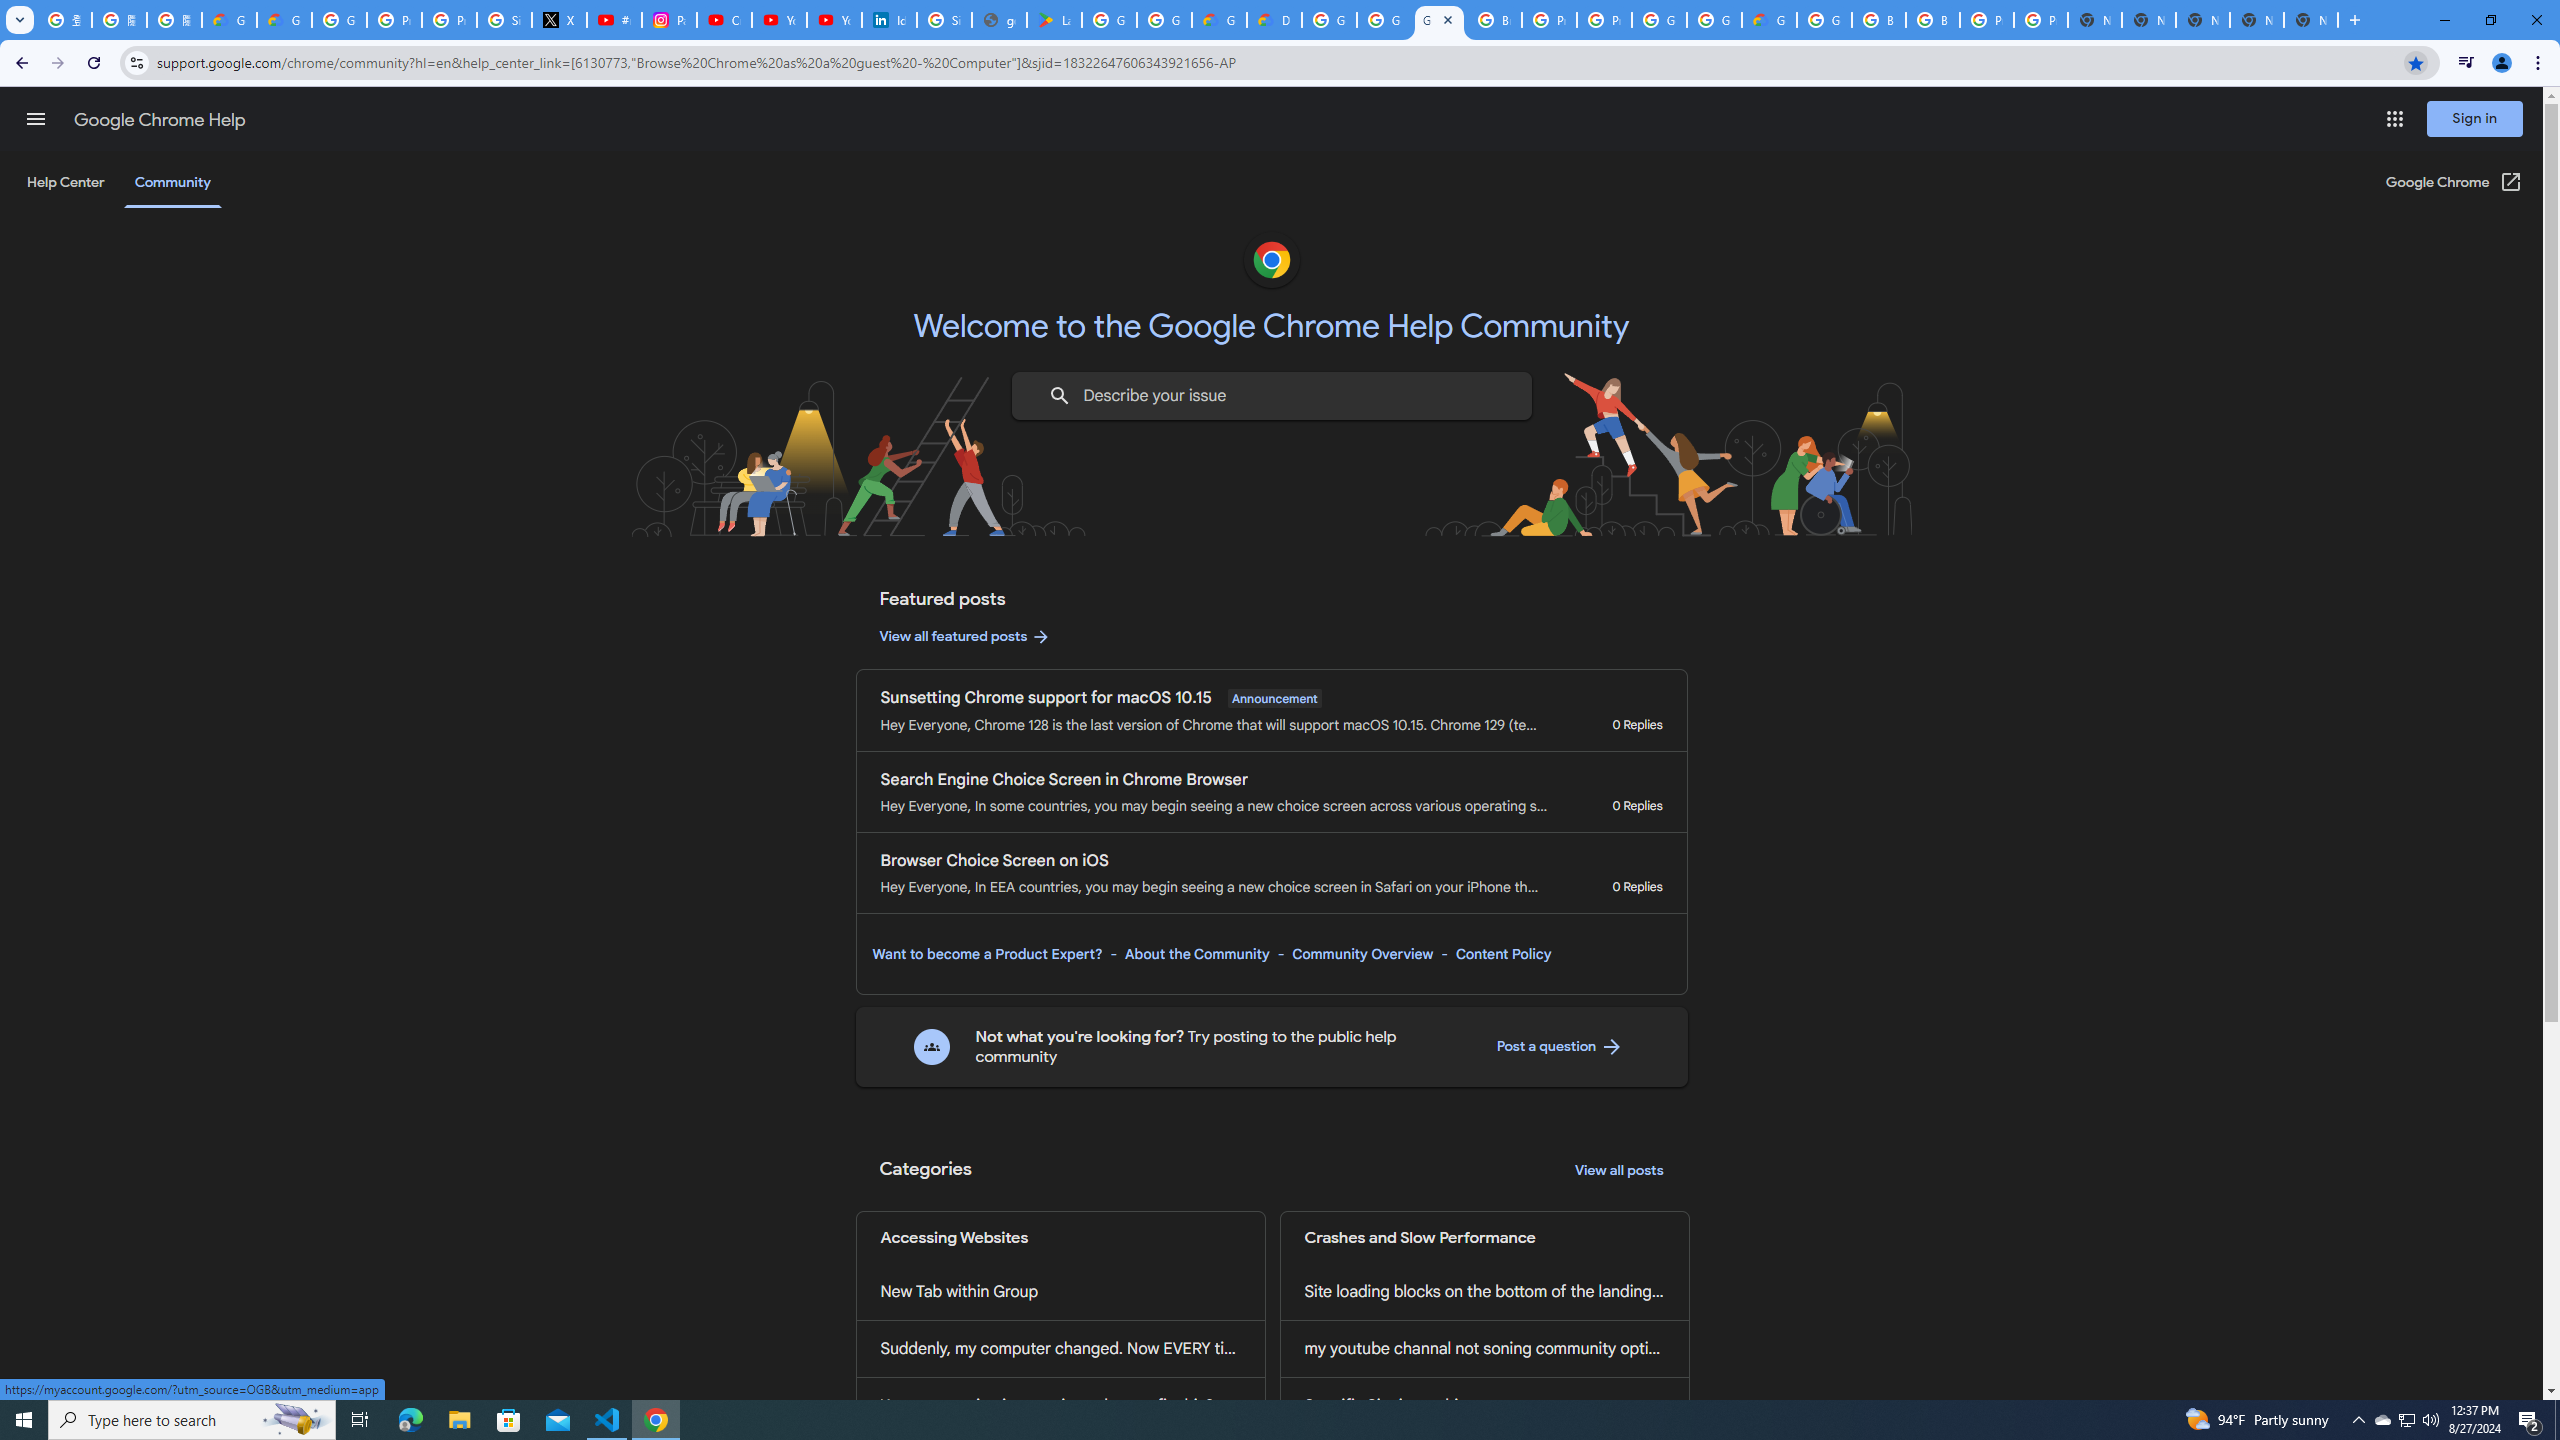 Image resolution: width=2560 pixels, height=1440 pixels. Describe the element at coordinates (1768, 19) in the screenshot. I see `'Google Cloud Estimate Summary'` at that location.